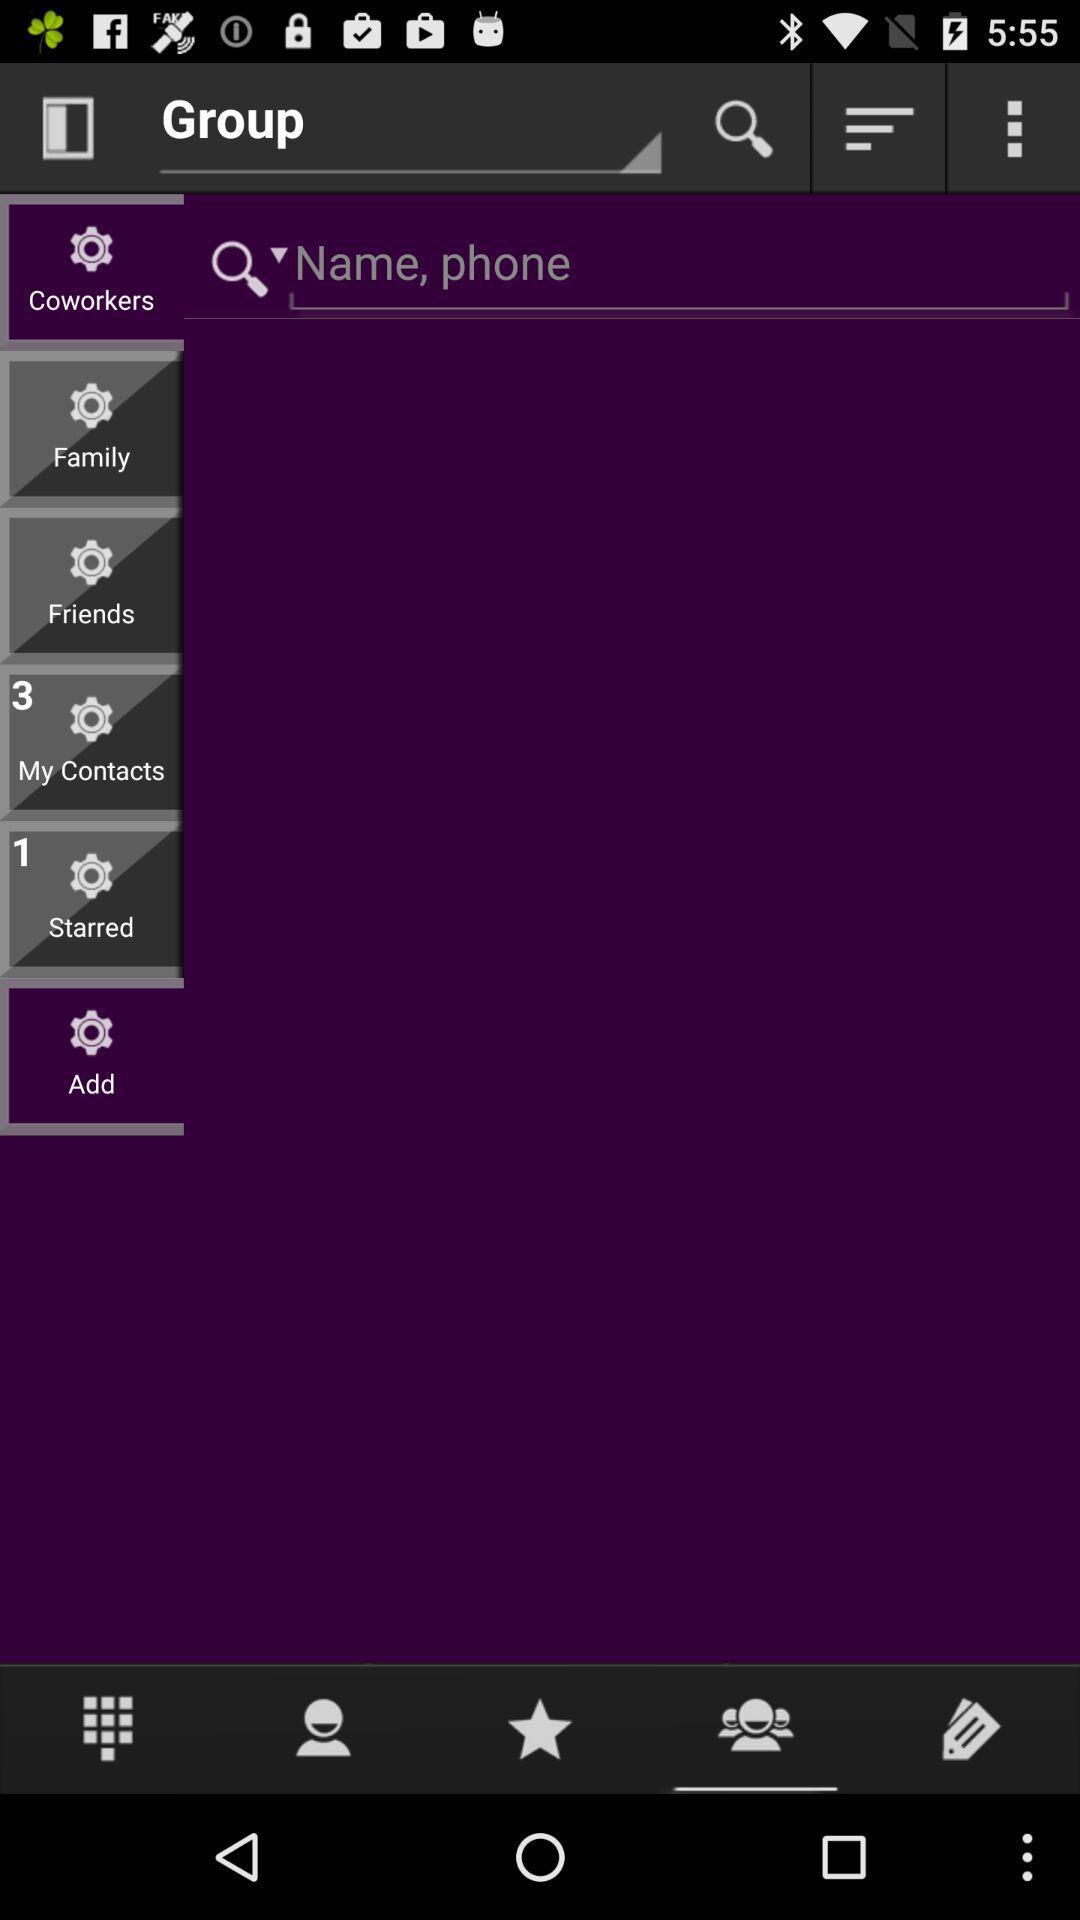 This screenshot has height=1920, width=1080. What do you see at coordinates (744, 127) in the screenshot?
I see `search contacts` at bounding box center [744, 127].